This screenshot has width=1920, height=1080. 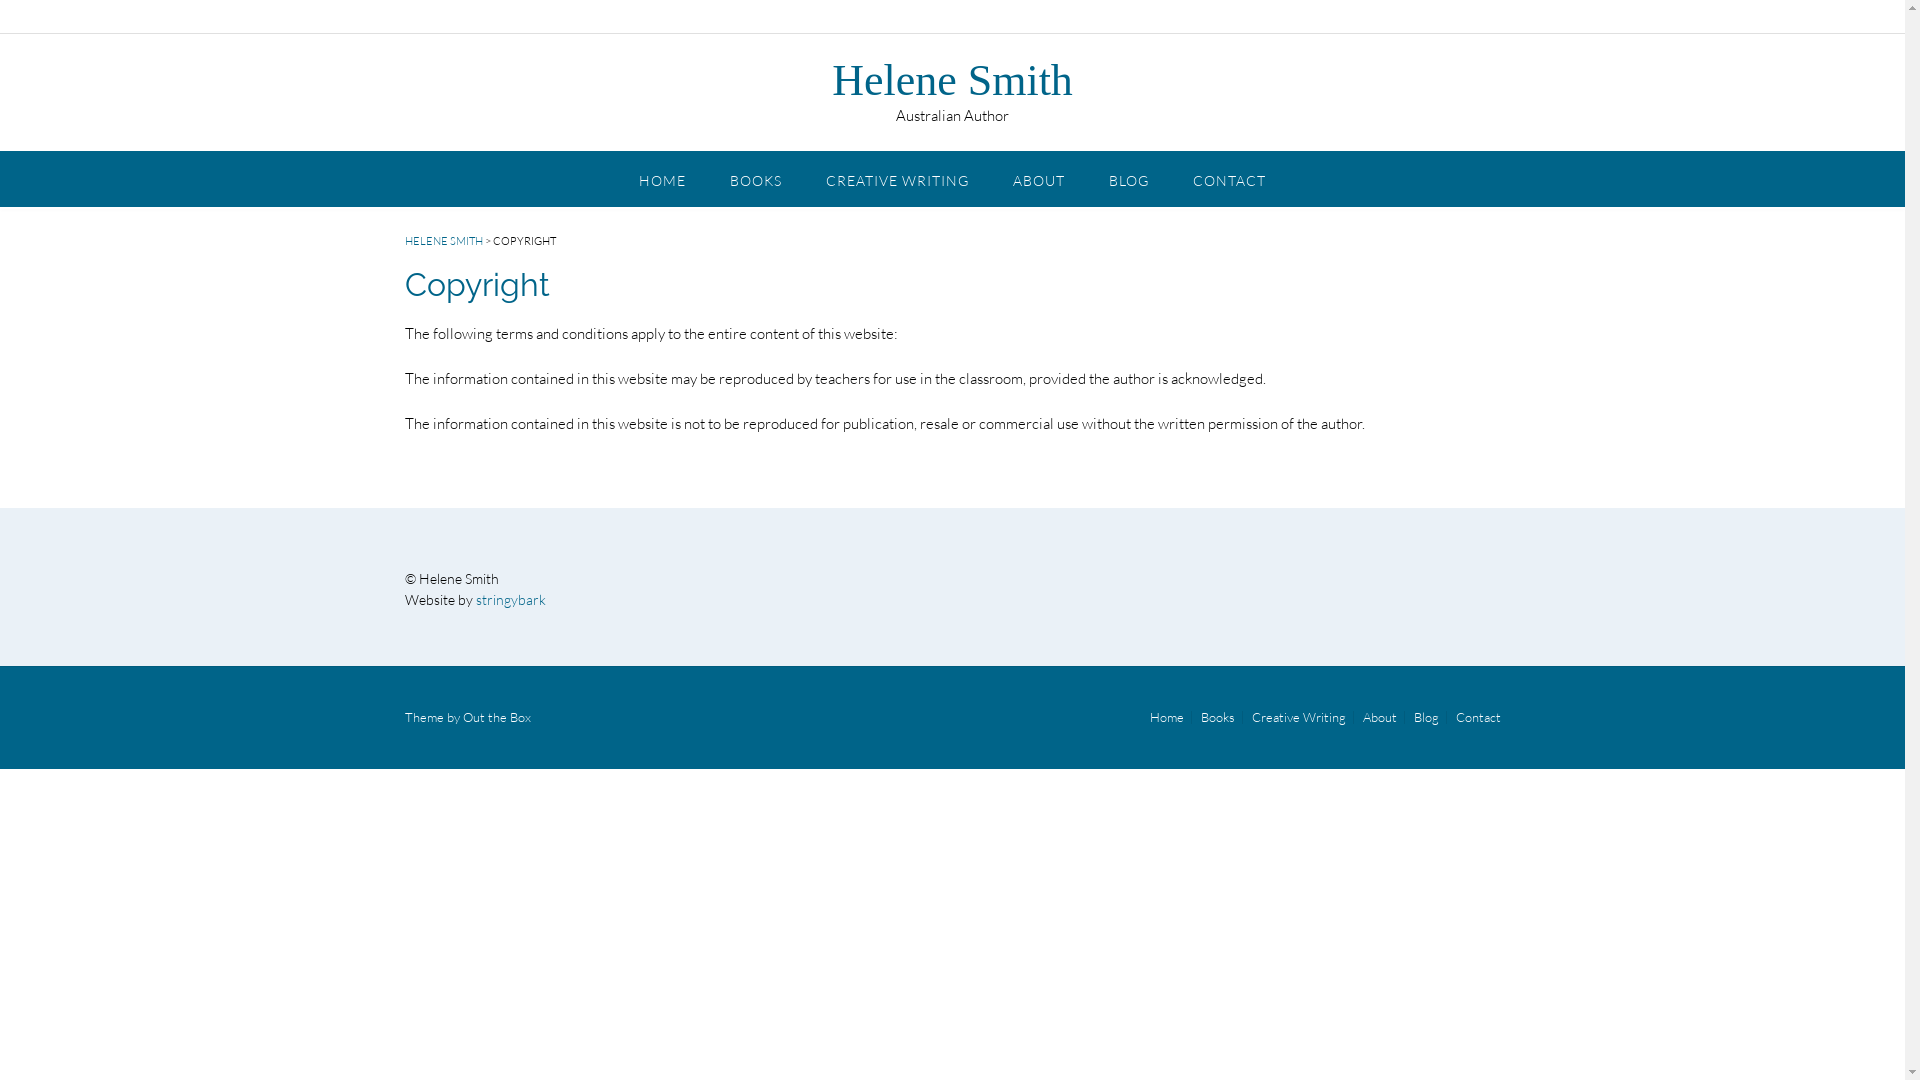 What do you see at coordinates (896, 176) in the screenshot?
I see `'CREATIVE WRITING'` at bounding box center [896, 176].